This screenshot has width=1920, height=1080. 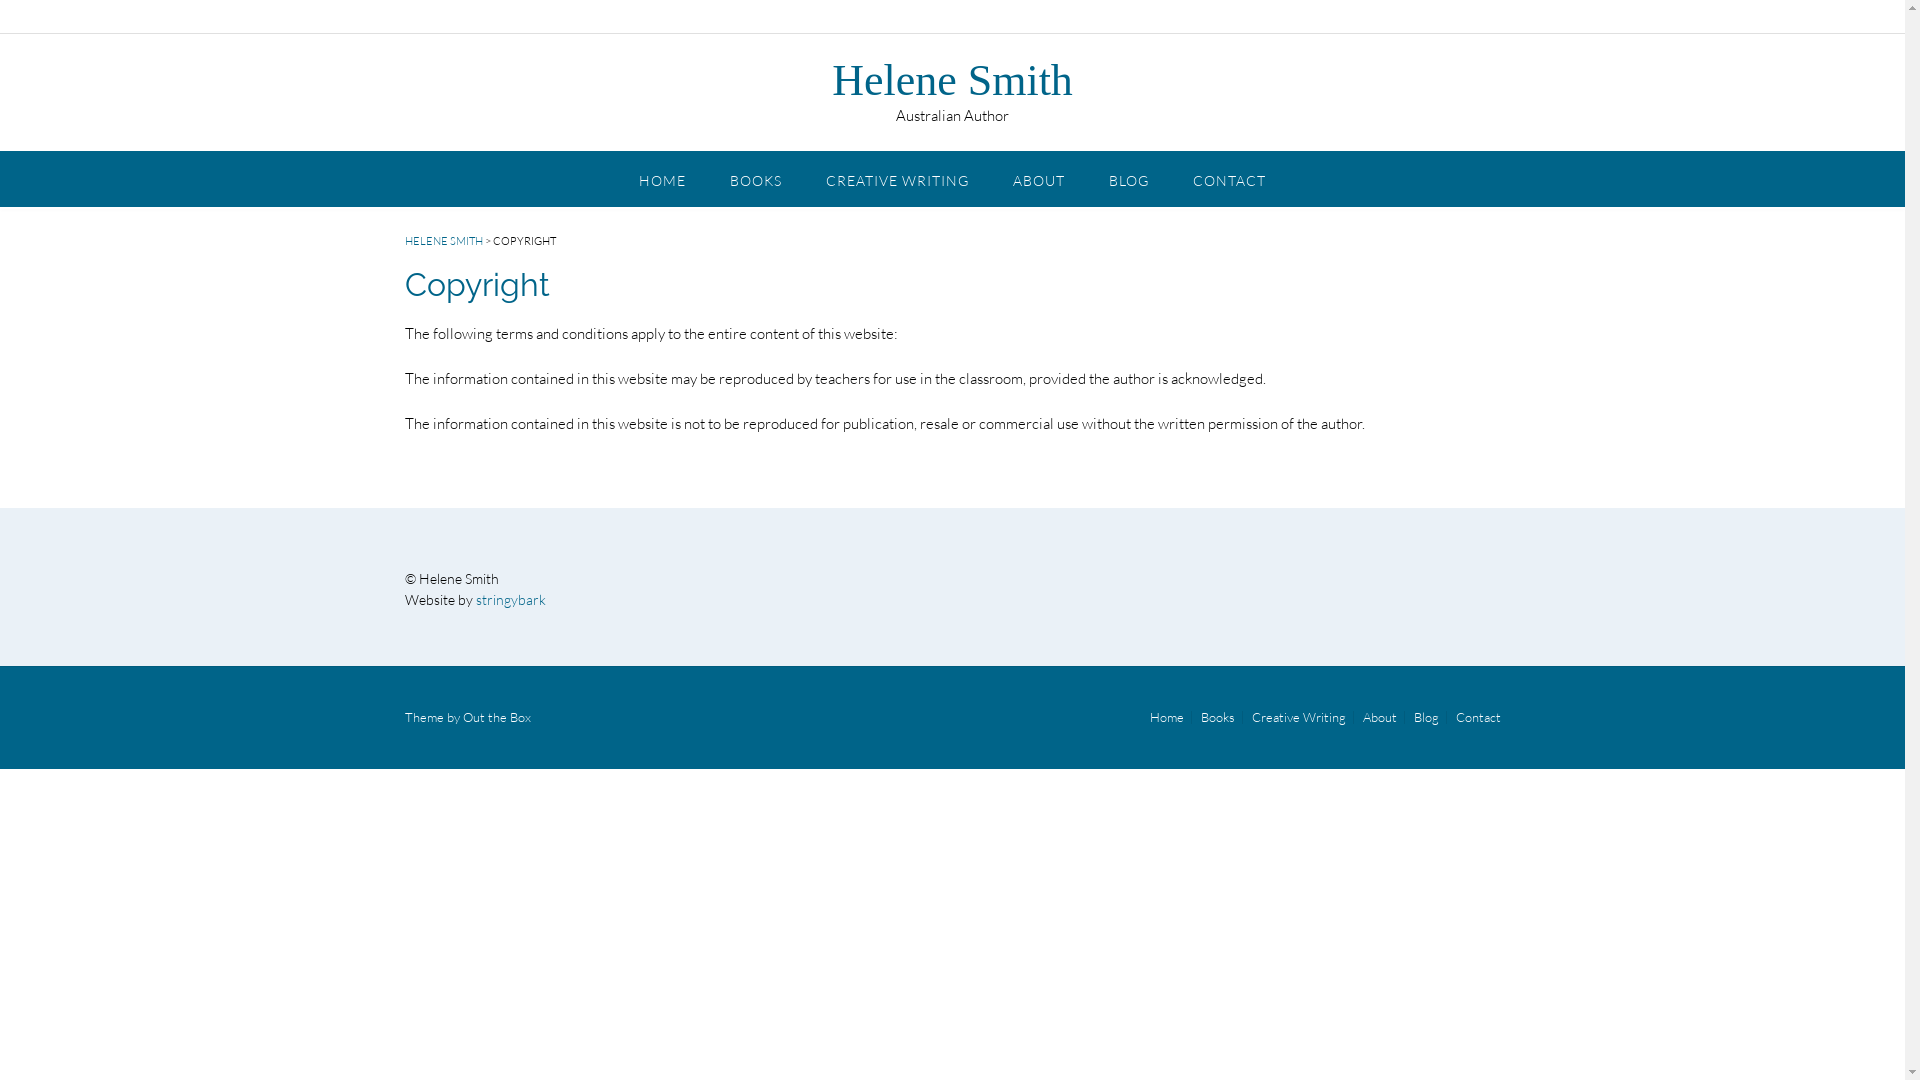 What do you see at coordinates (896, 176) in the screenshot?
I see `'CREATIVE WRITING'` at bounding box center [896, 176].